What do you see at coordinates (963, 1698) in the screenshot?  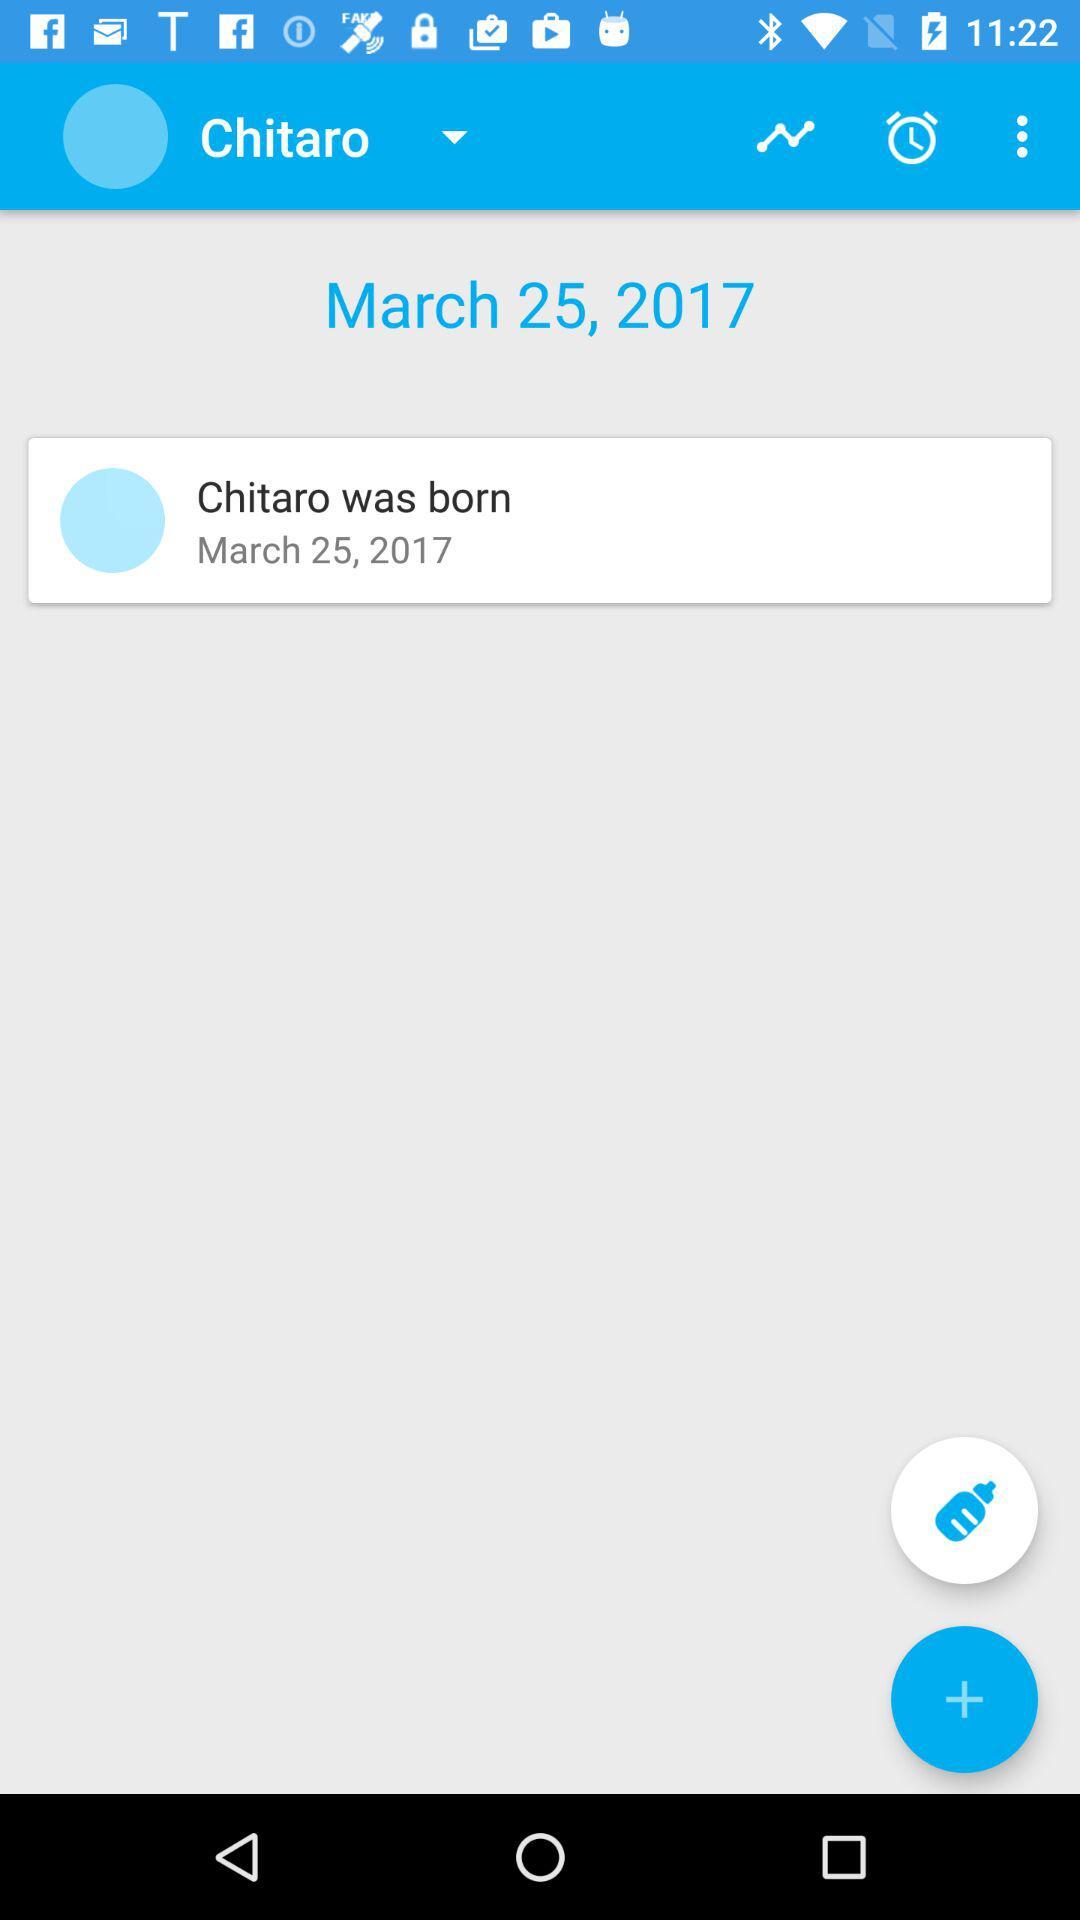 I see `the plus symbol in blue color` at bounding box center [963, 1698].